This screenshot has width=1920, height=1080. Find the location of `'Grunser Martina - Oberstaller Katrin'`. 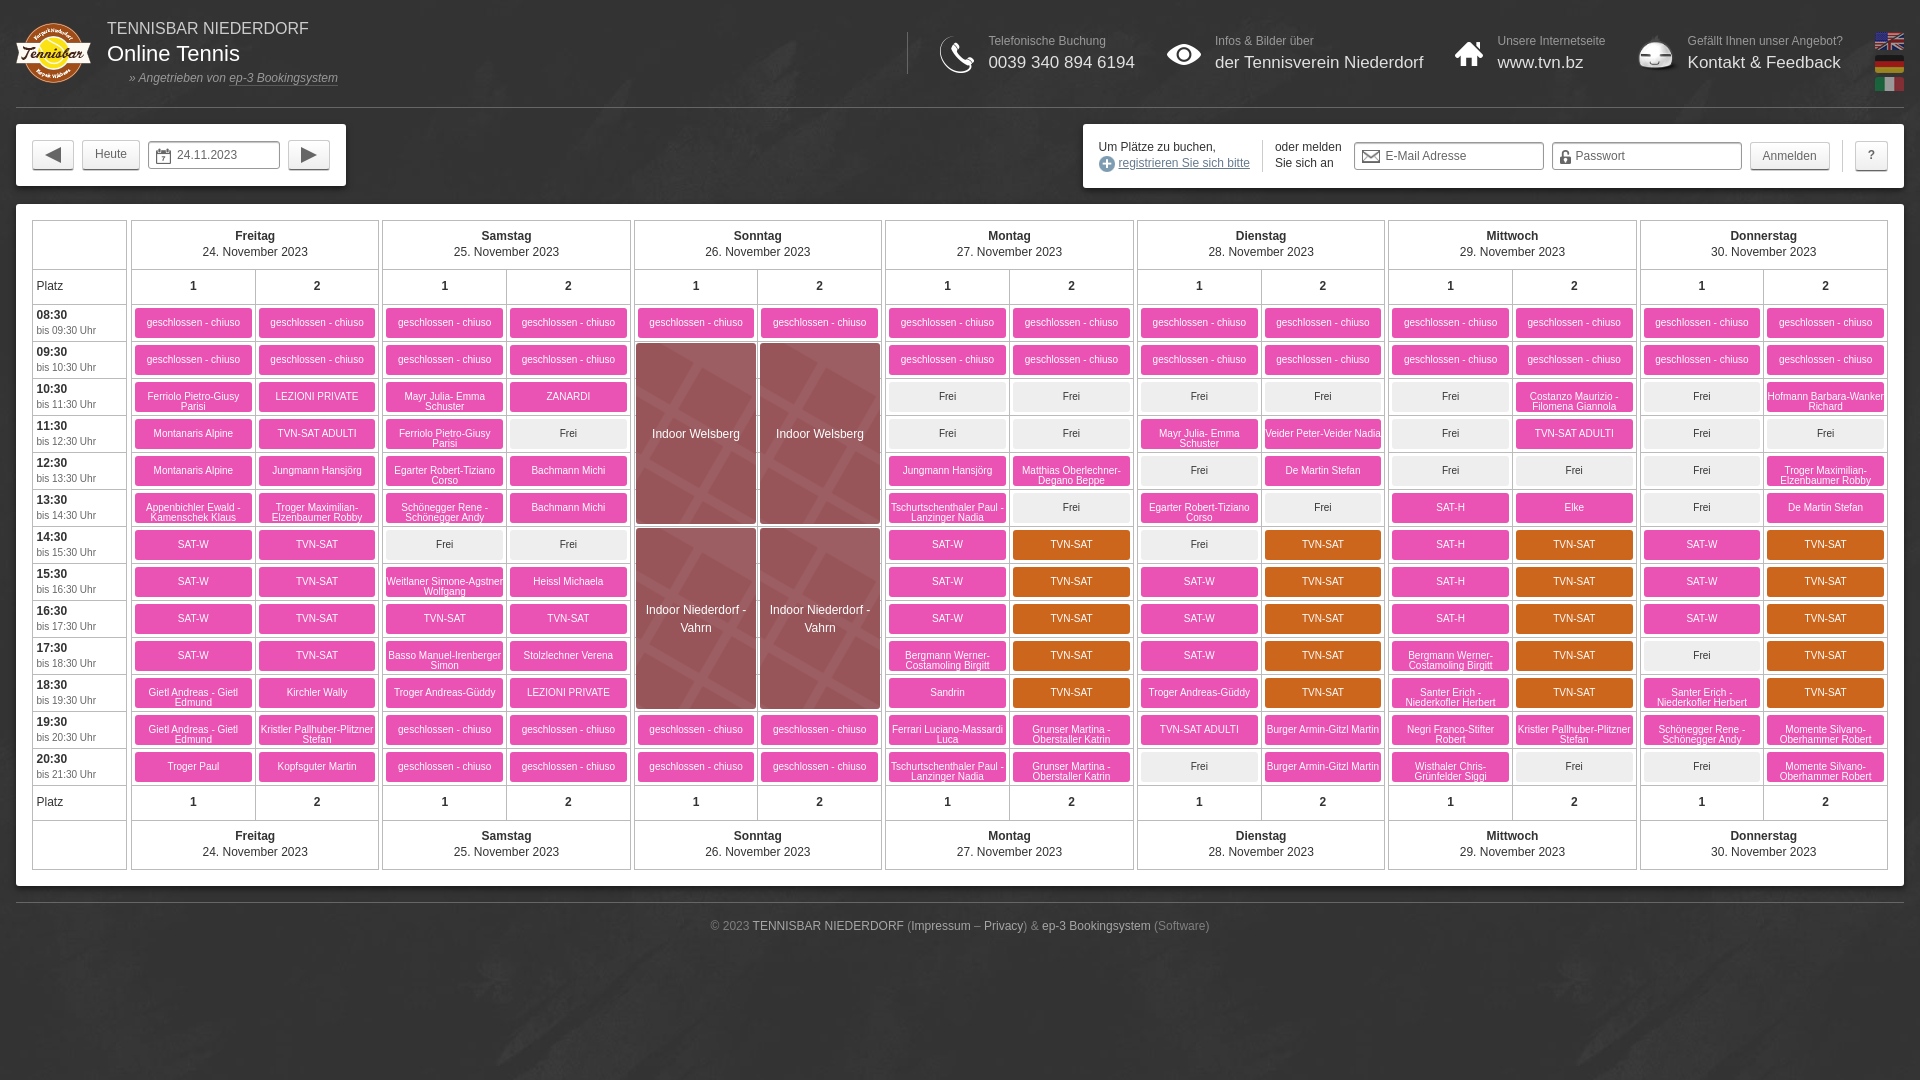

'Grunser Martina - Oberstaller Katrin' is located at coordinates (1070, 766).